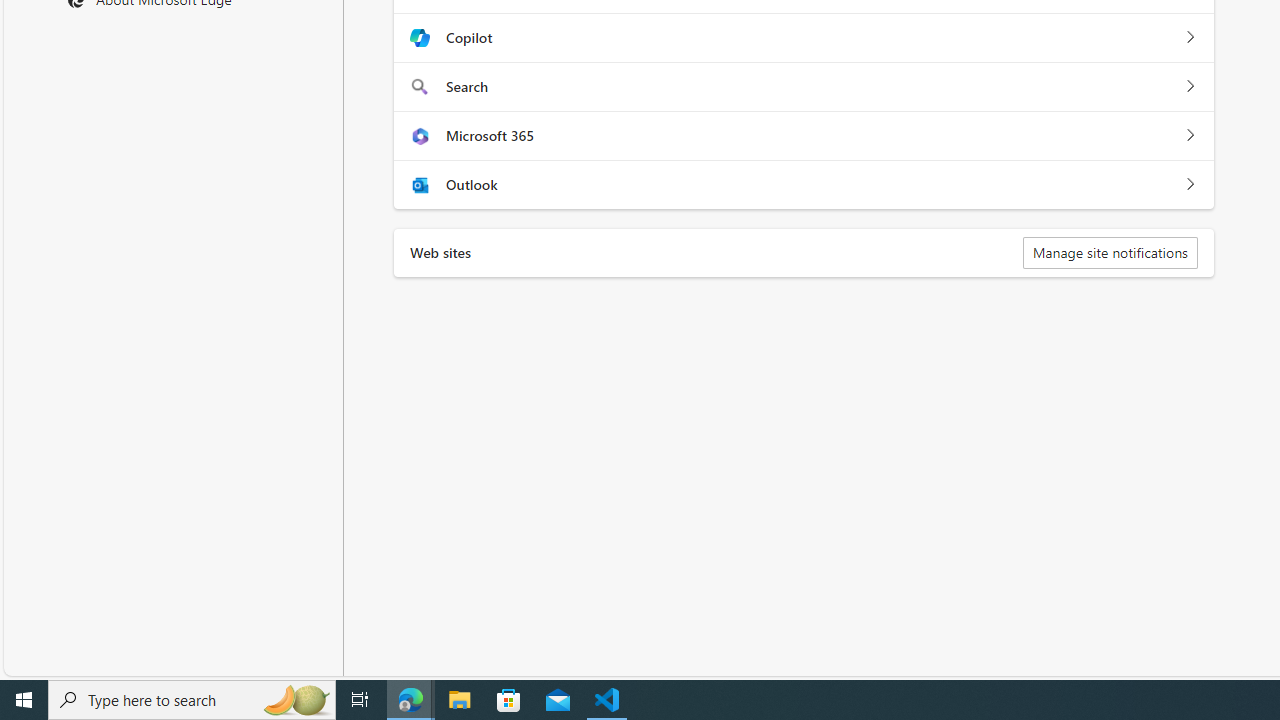 The image size is (1280, 720). Describe the element at coordinates (410, 698) in the screenshot. I see `'Microsoft Edge - 2 running windows'` at that location.